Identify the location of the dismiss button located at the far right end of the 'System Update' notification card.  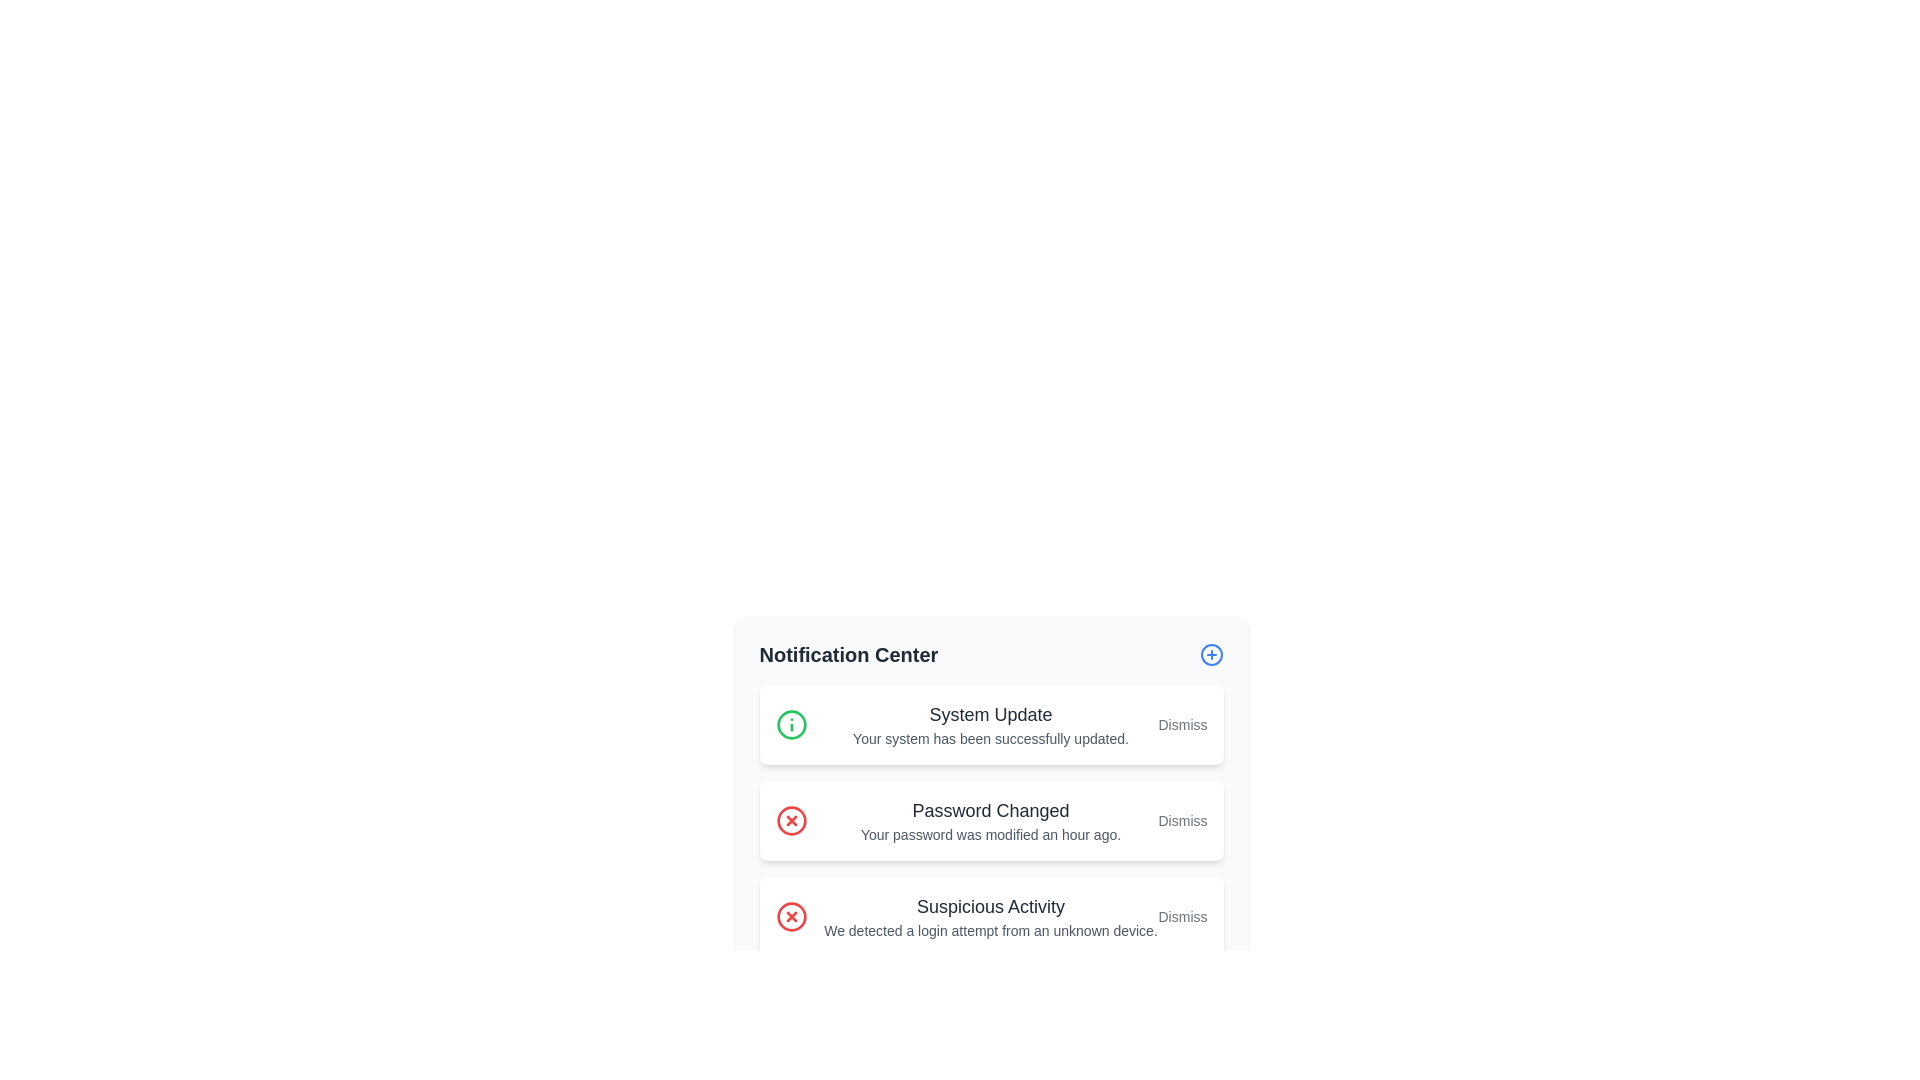
(1182, 725).